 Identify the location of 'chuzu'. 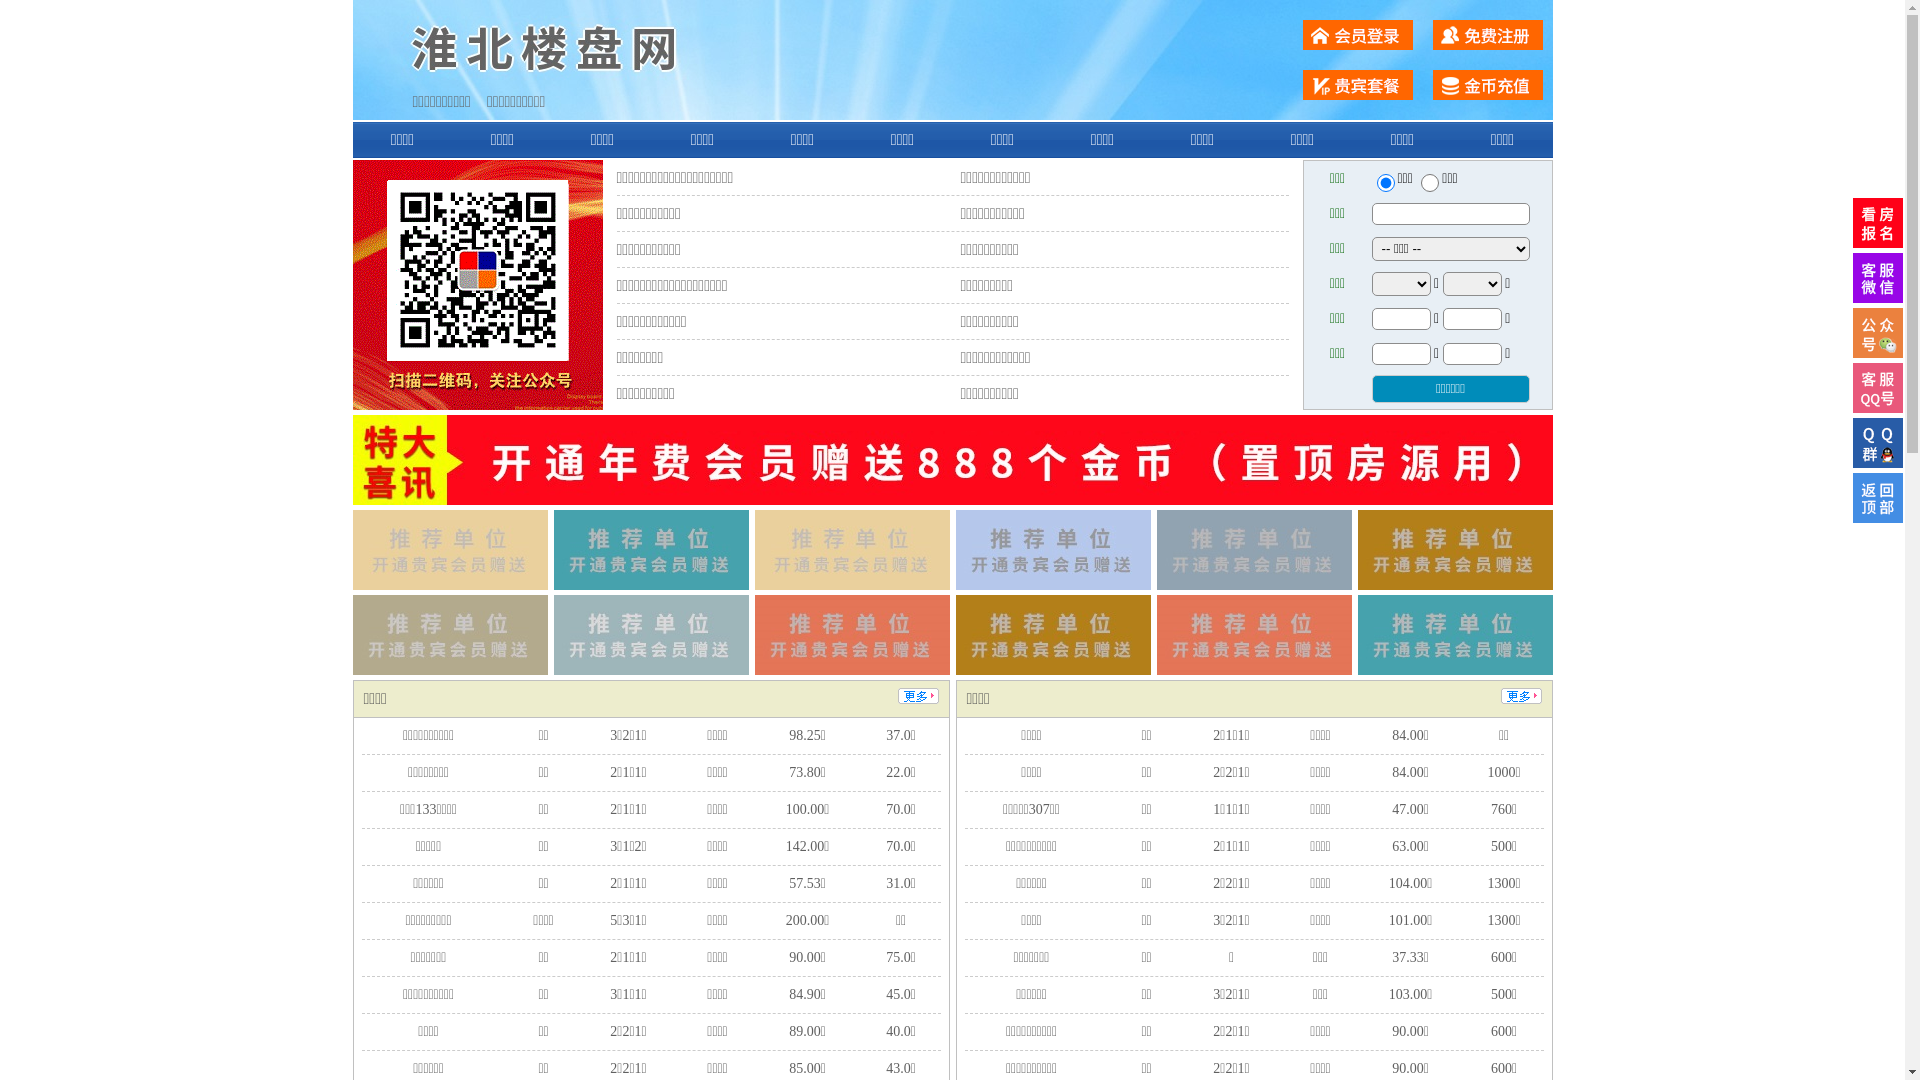
(1429, 182).